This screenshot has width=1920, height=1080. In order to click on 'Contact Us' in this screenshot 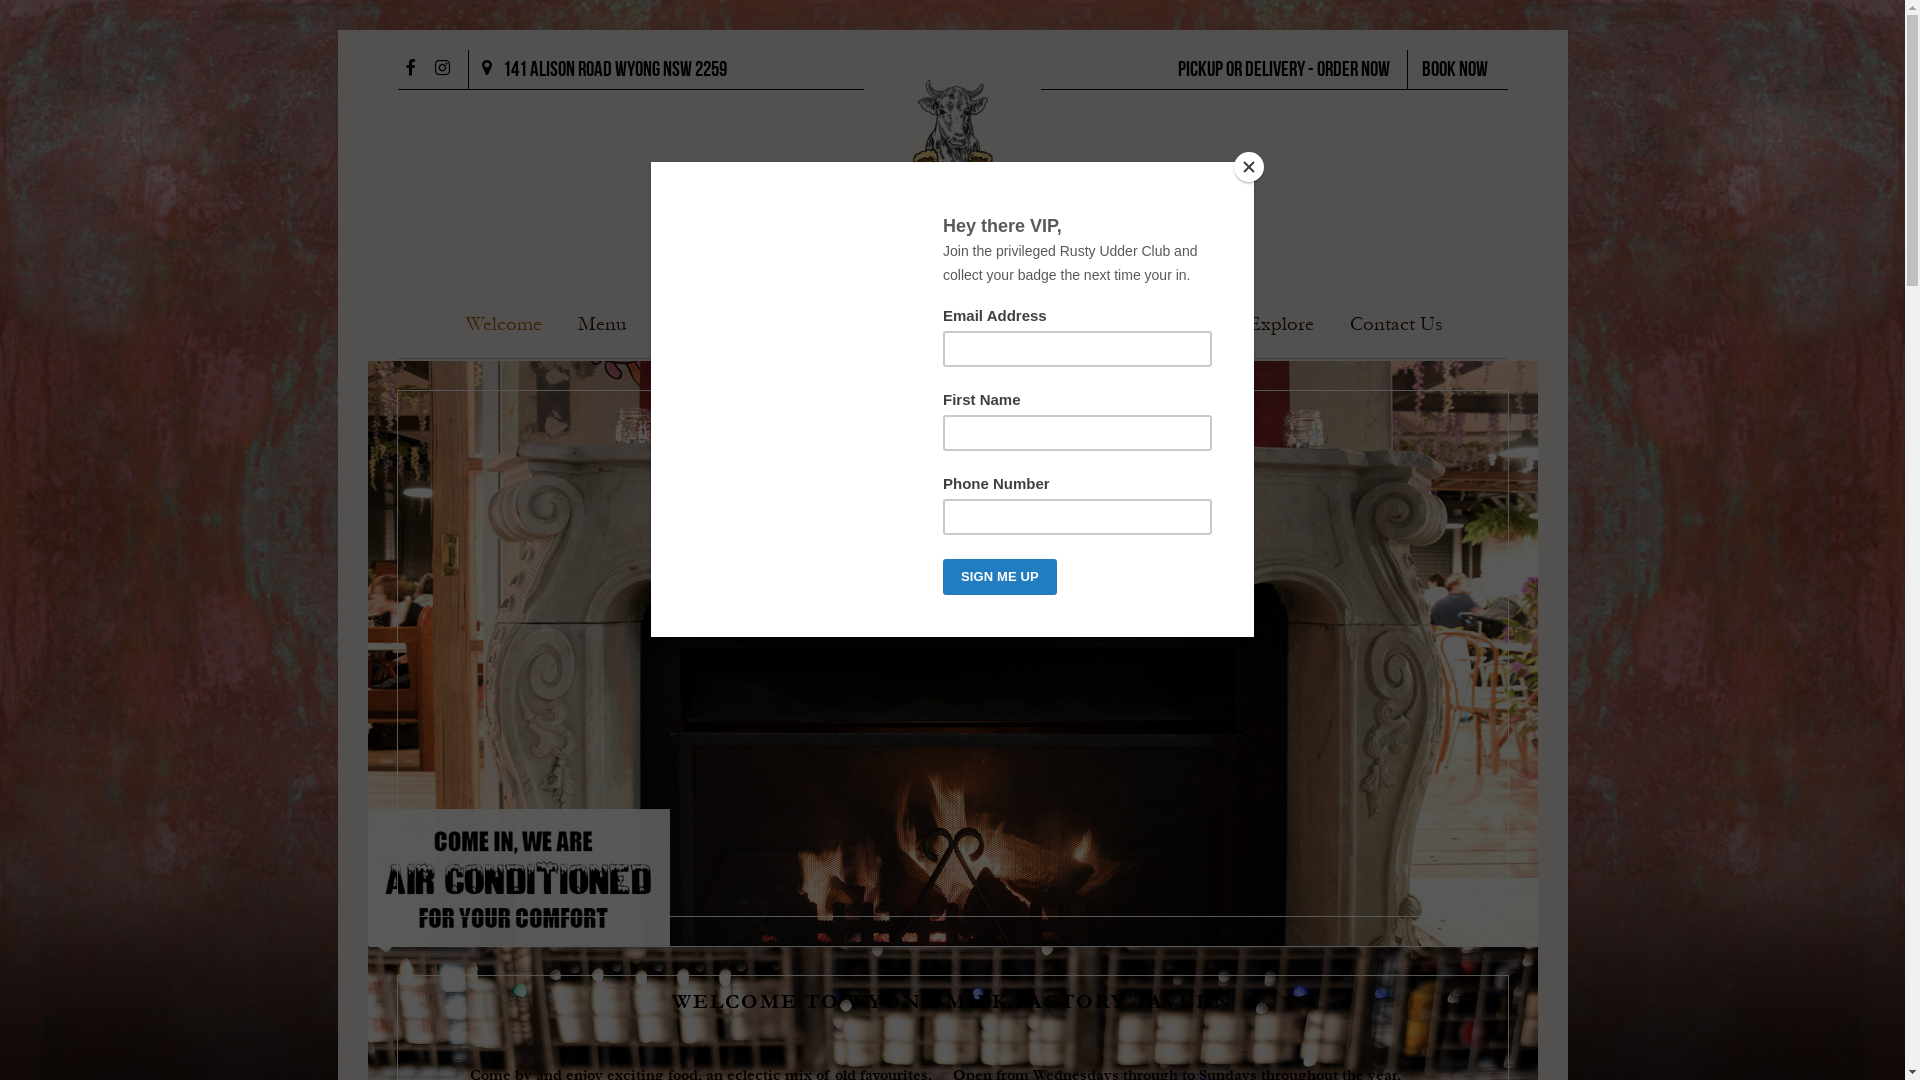, I will do `click(1395, 325)`.